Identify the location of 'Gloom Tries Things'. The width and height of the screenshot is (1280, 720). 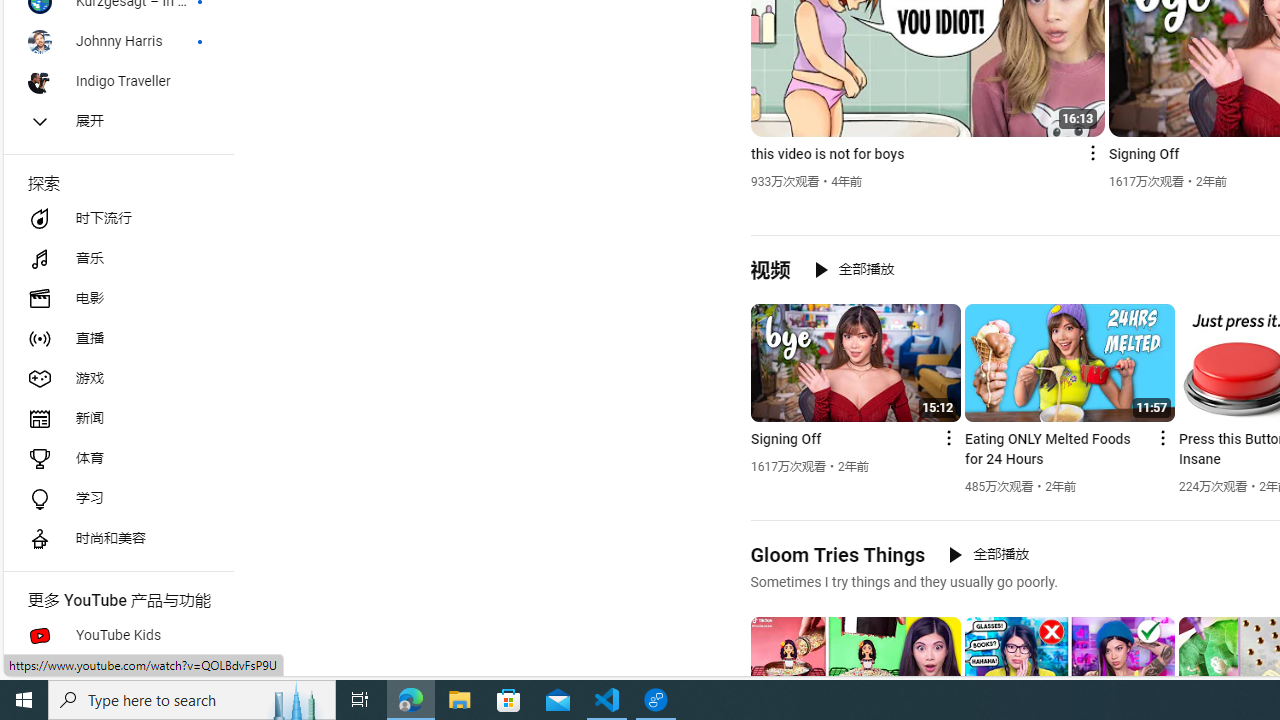
(837, 554).